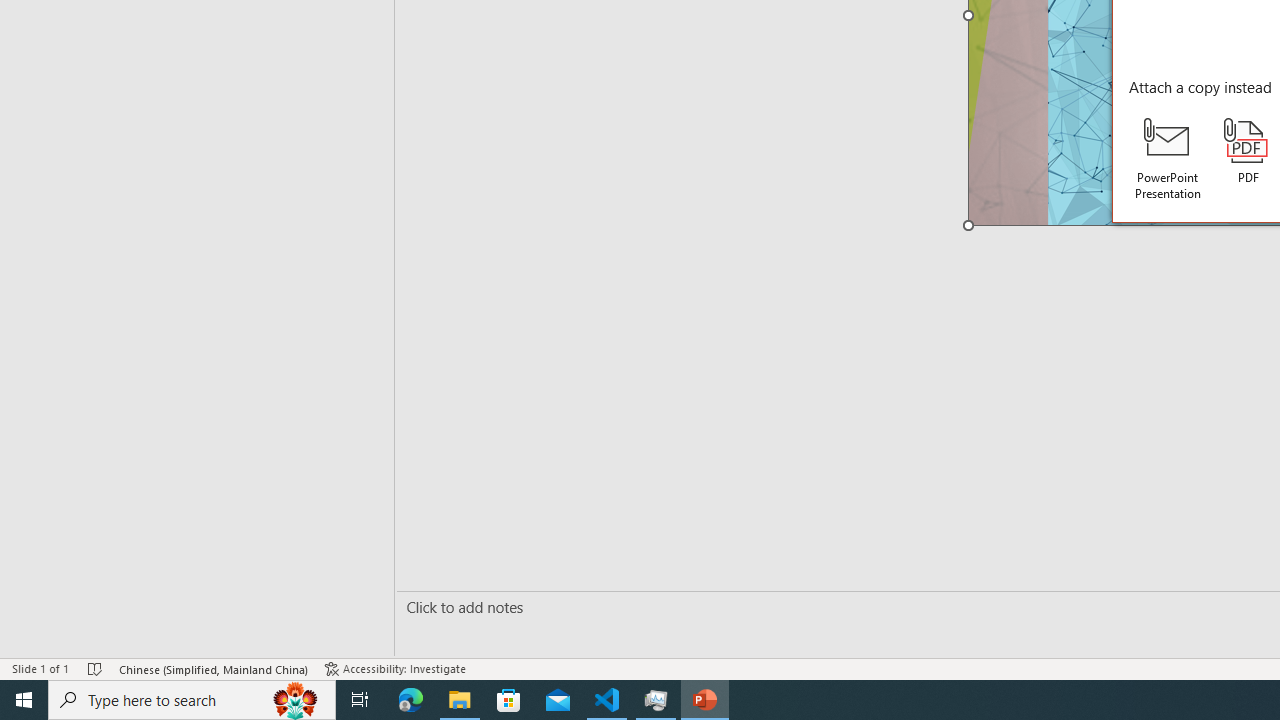 Image resolution: width=1280 pixels, height=720 pixels. Describe the element at coordinates (1168, 158) in the screenshot. I see `'PowerPoint Presentation'` at that location.